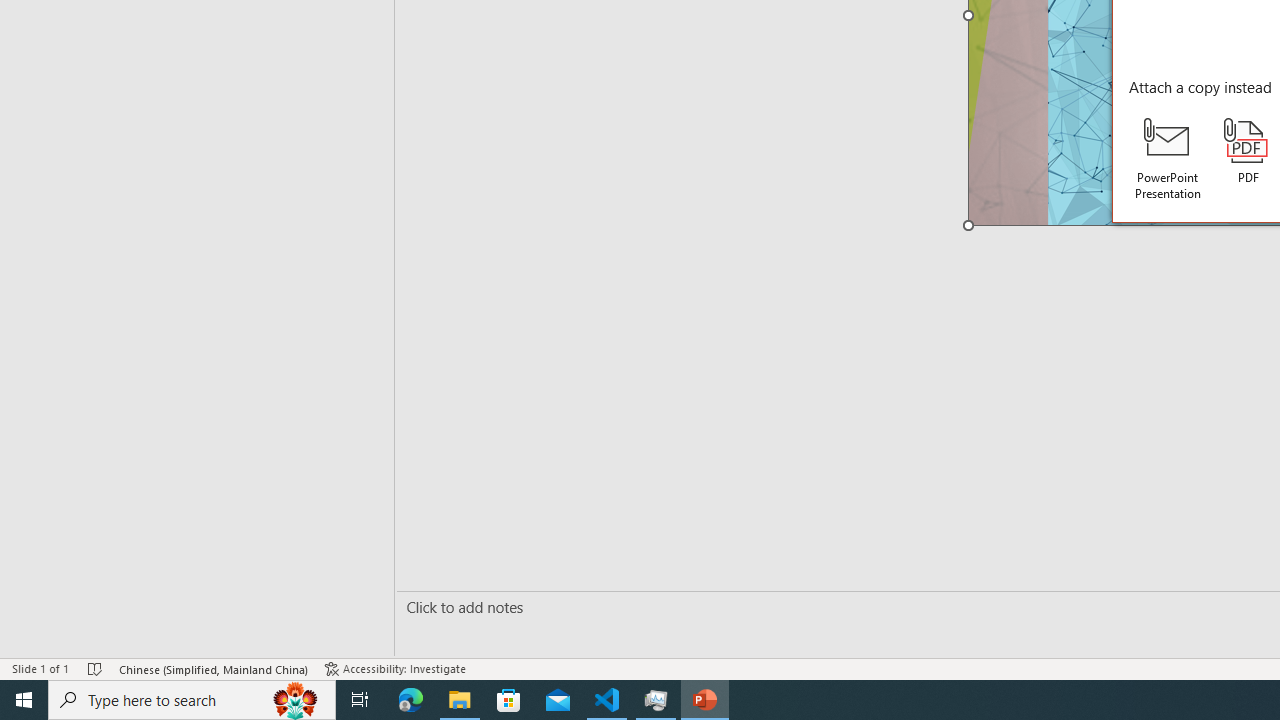 Image resolution: width=1280 pixels, height=720 pixels. Describe the element at coordinates (1168, 158) in the screenshot. I see `'PowerPoint Presentation'` at that location.